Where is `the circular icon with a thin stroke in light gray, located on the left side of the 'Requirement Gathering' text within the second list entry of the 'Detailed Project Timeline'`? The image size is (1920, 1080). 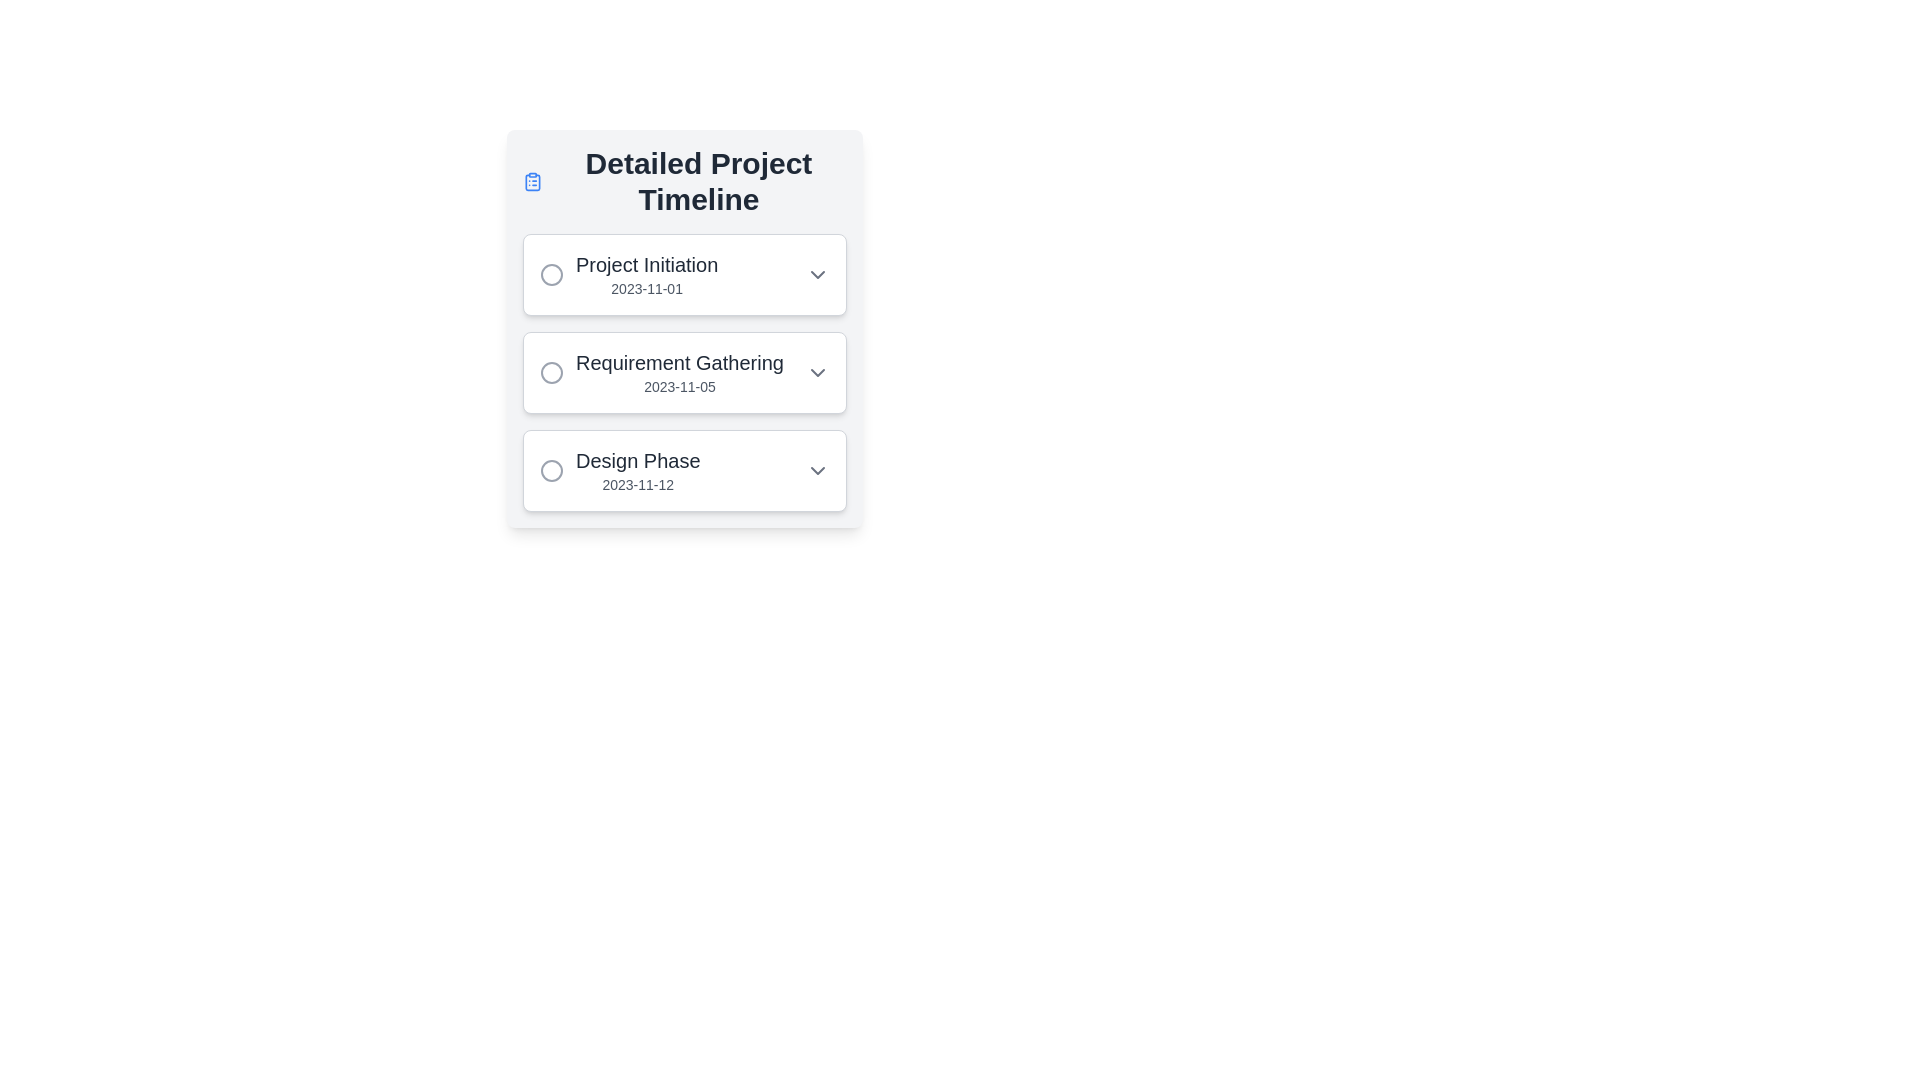 the circular icon with a thin stroke in light gray, located on the left side of the 'Requirement Gathering' text within the second list entry of the 'Detailed Project Timeline' is located at coordinates (552, 373).